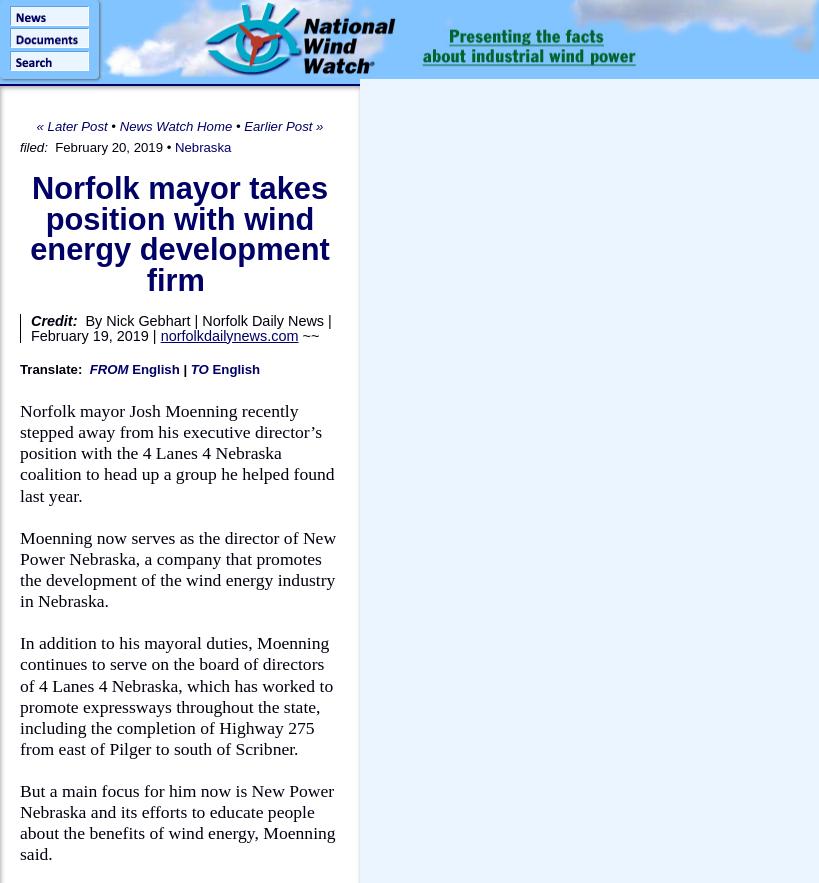 This screenshot has height=883, width=819. What do you see at coordinates (71, 125) in the screenshot?
I see `'« Later Post'` at bounding box center [71, 125].